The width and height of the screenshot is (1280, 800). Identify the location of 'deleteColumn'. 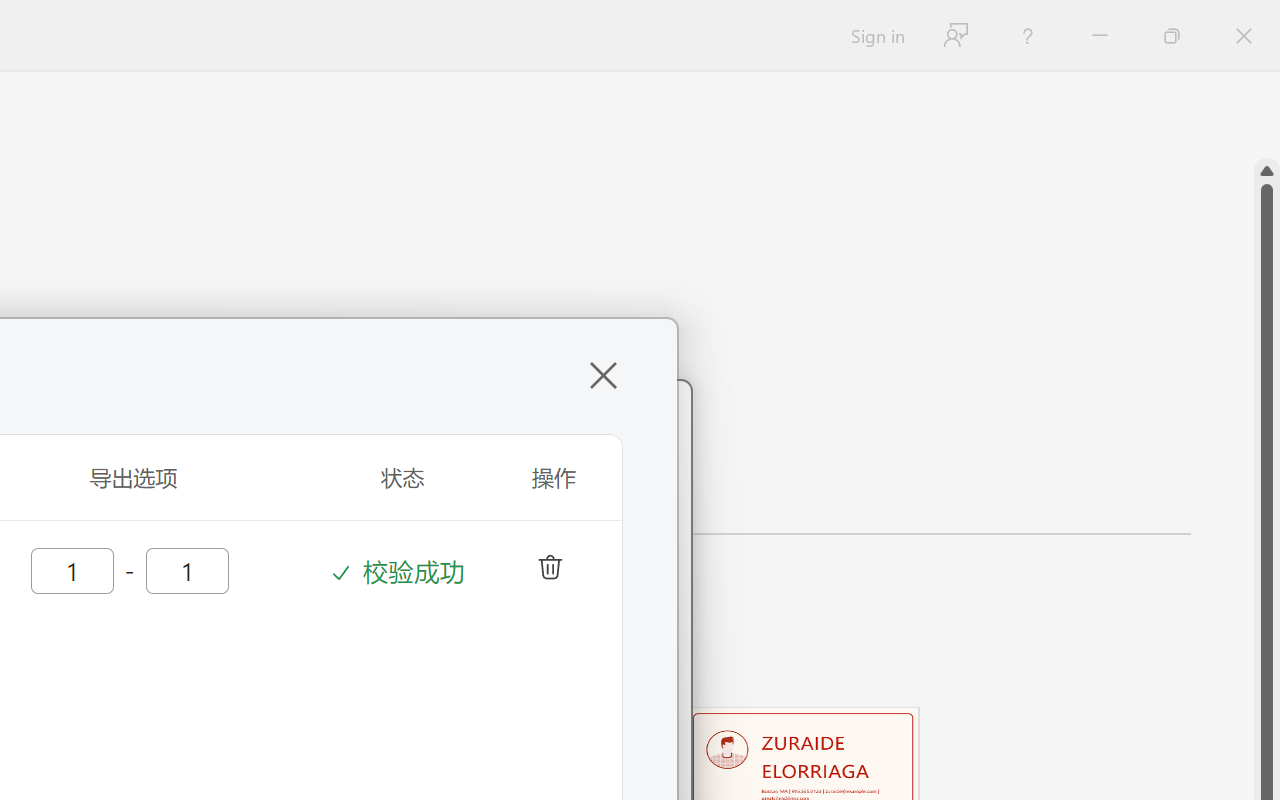
(549, 564).